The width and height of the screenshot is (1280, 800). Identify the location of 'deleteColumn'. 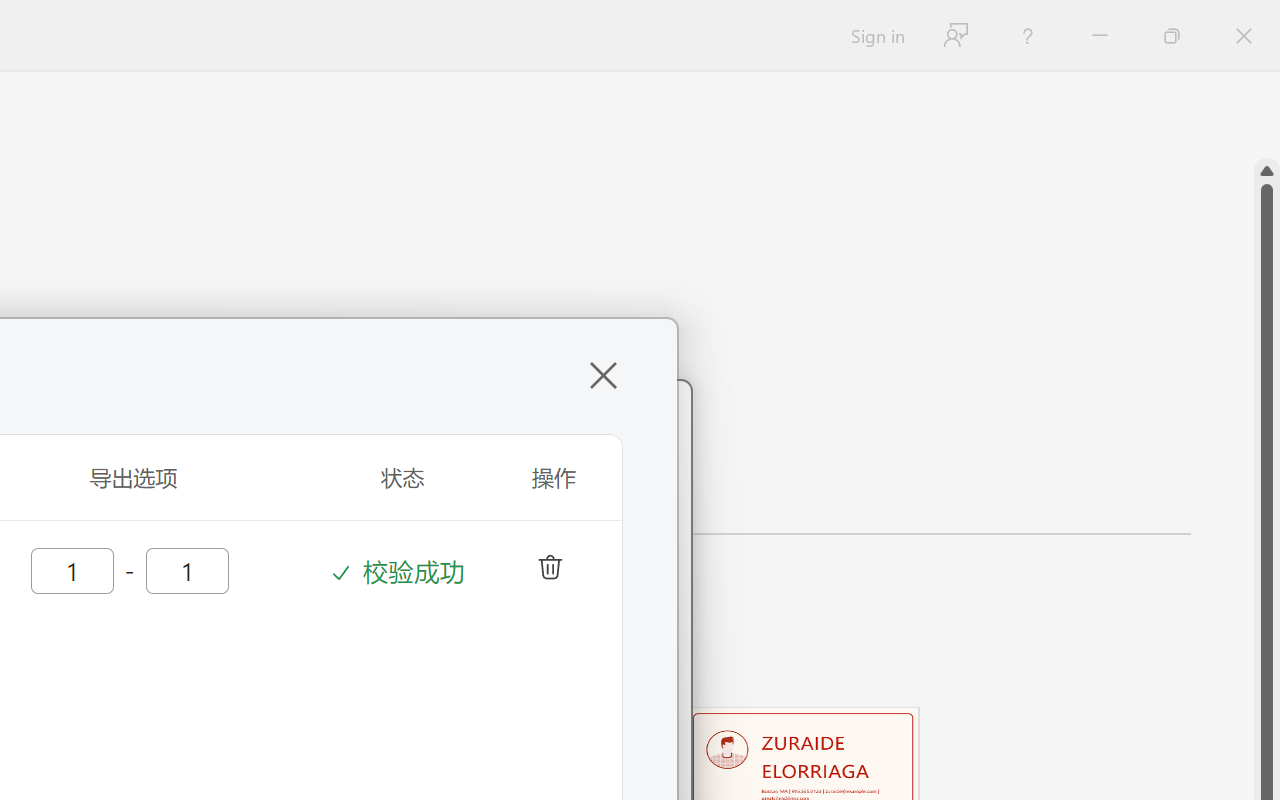
(549, 564).